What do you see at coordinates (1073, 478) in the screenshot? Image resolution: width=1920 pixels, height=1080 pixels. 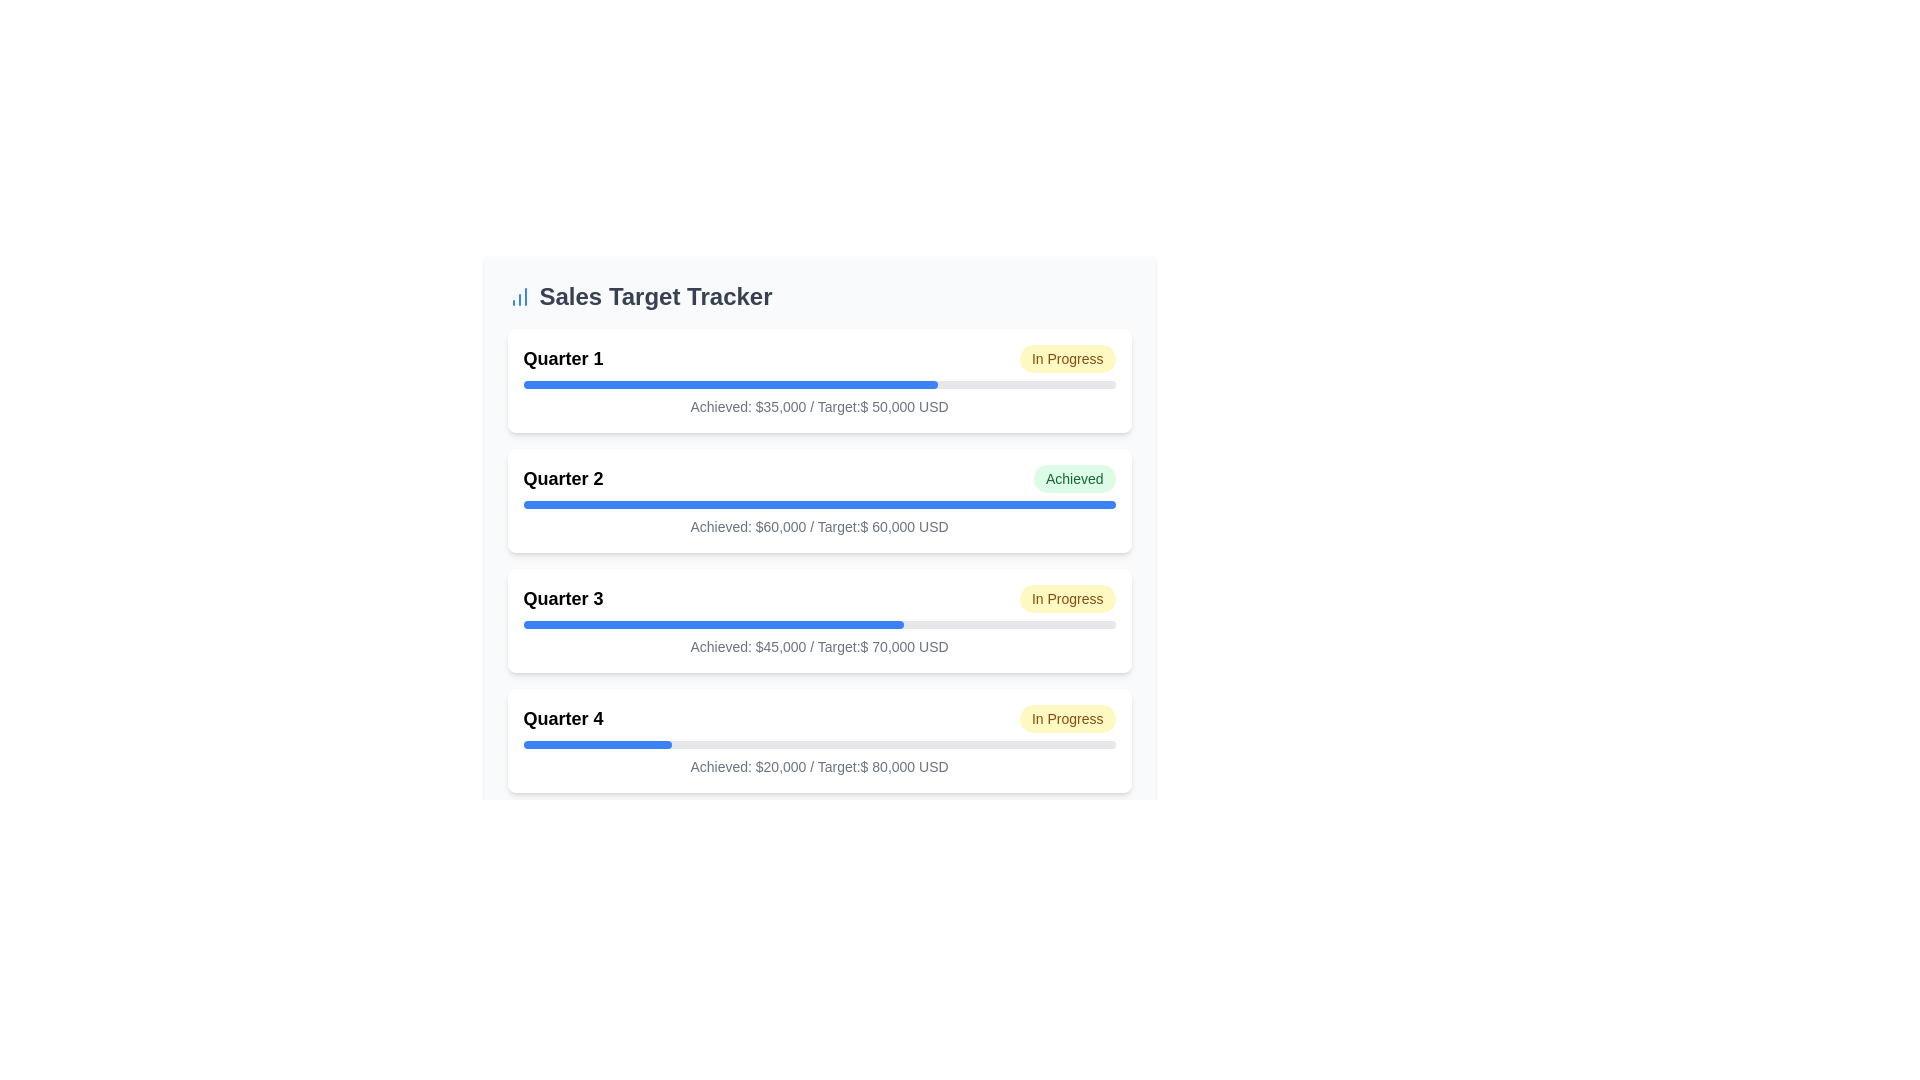 I see `the small rectangular badge with rounded corners that has a light green background and contains the text 'Achieved' in a darker green font, positioned to the right of the 'Quarter 2' label` at bounding box center [1073, 478].